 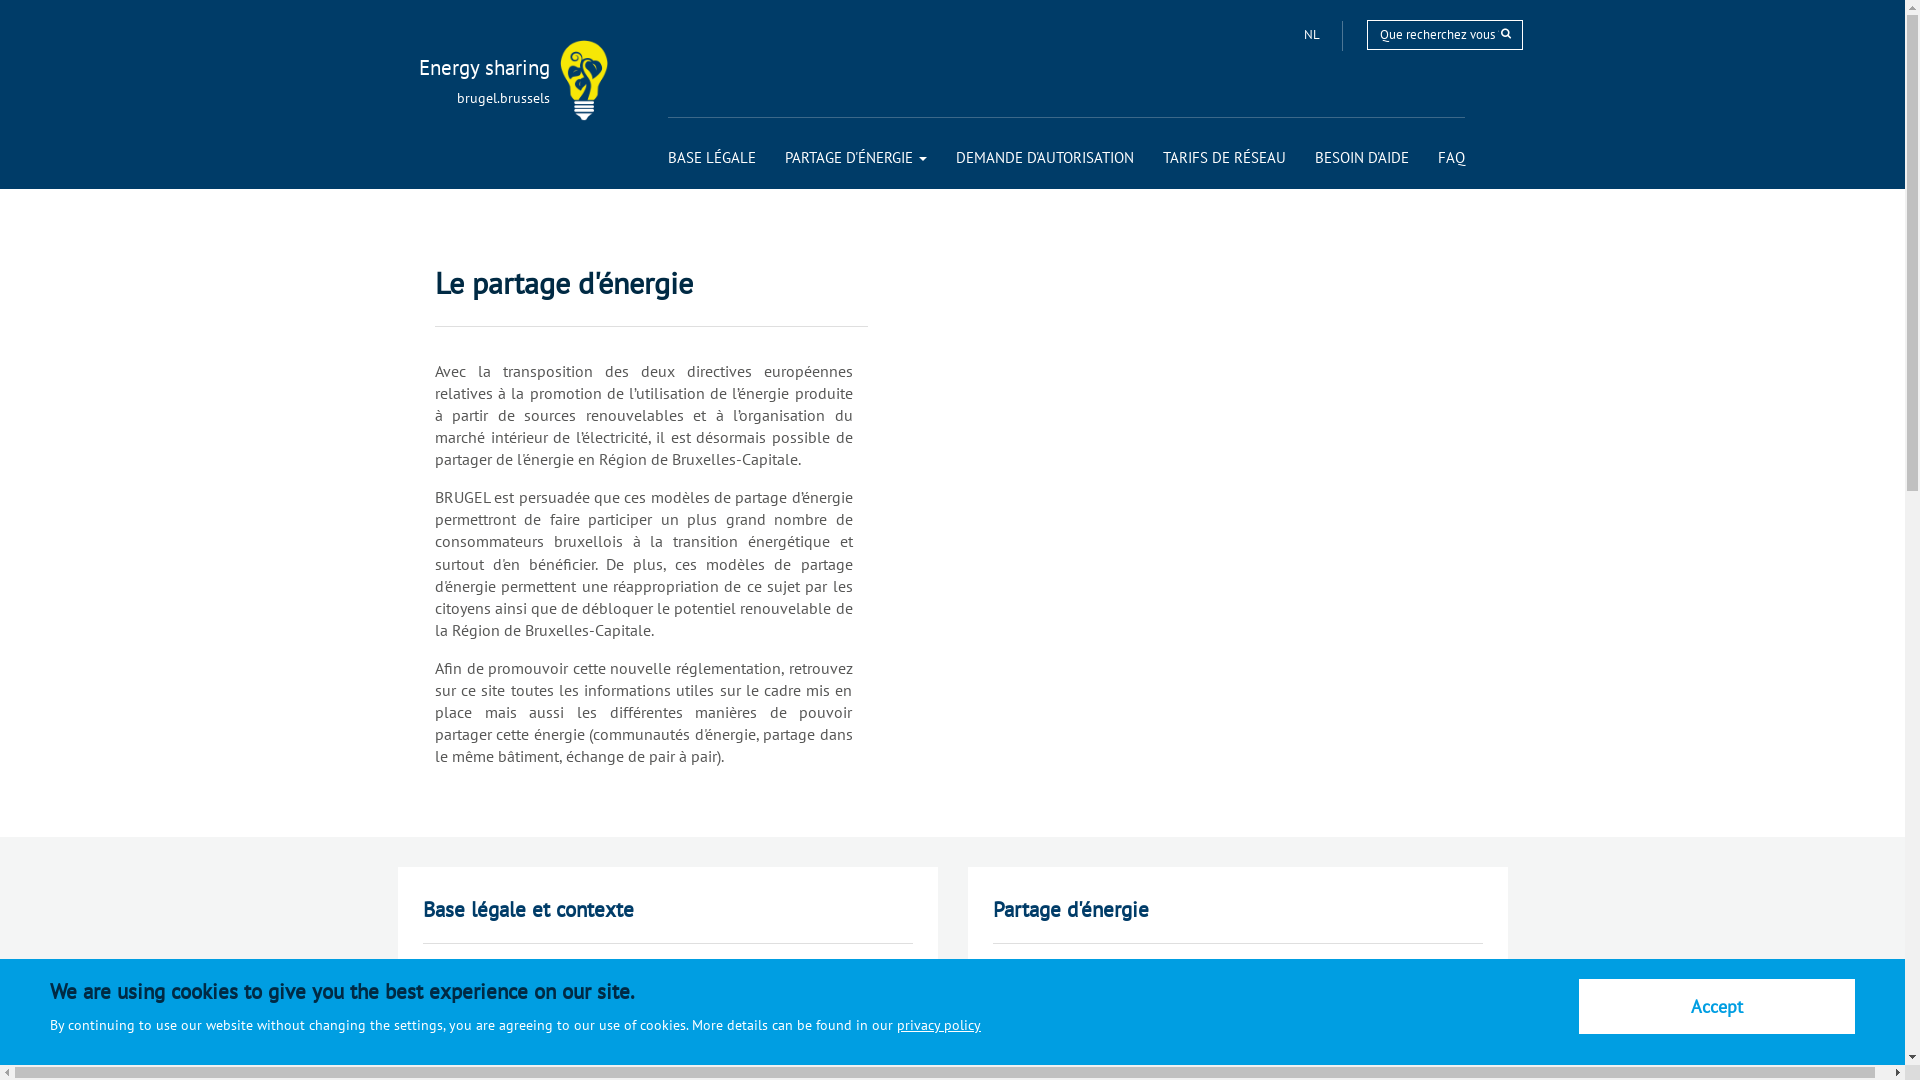 What do you see at coordinates (1360, 156) in the screenshot?
I see `'BESOIN D'AIDE'` at bounding box center [1360, 156].